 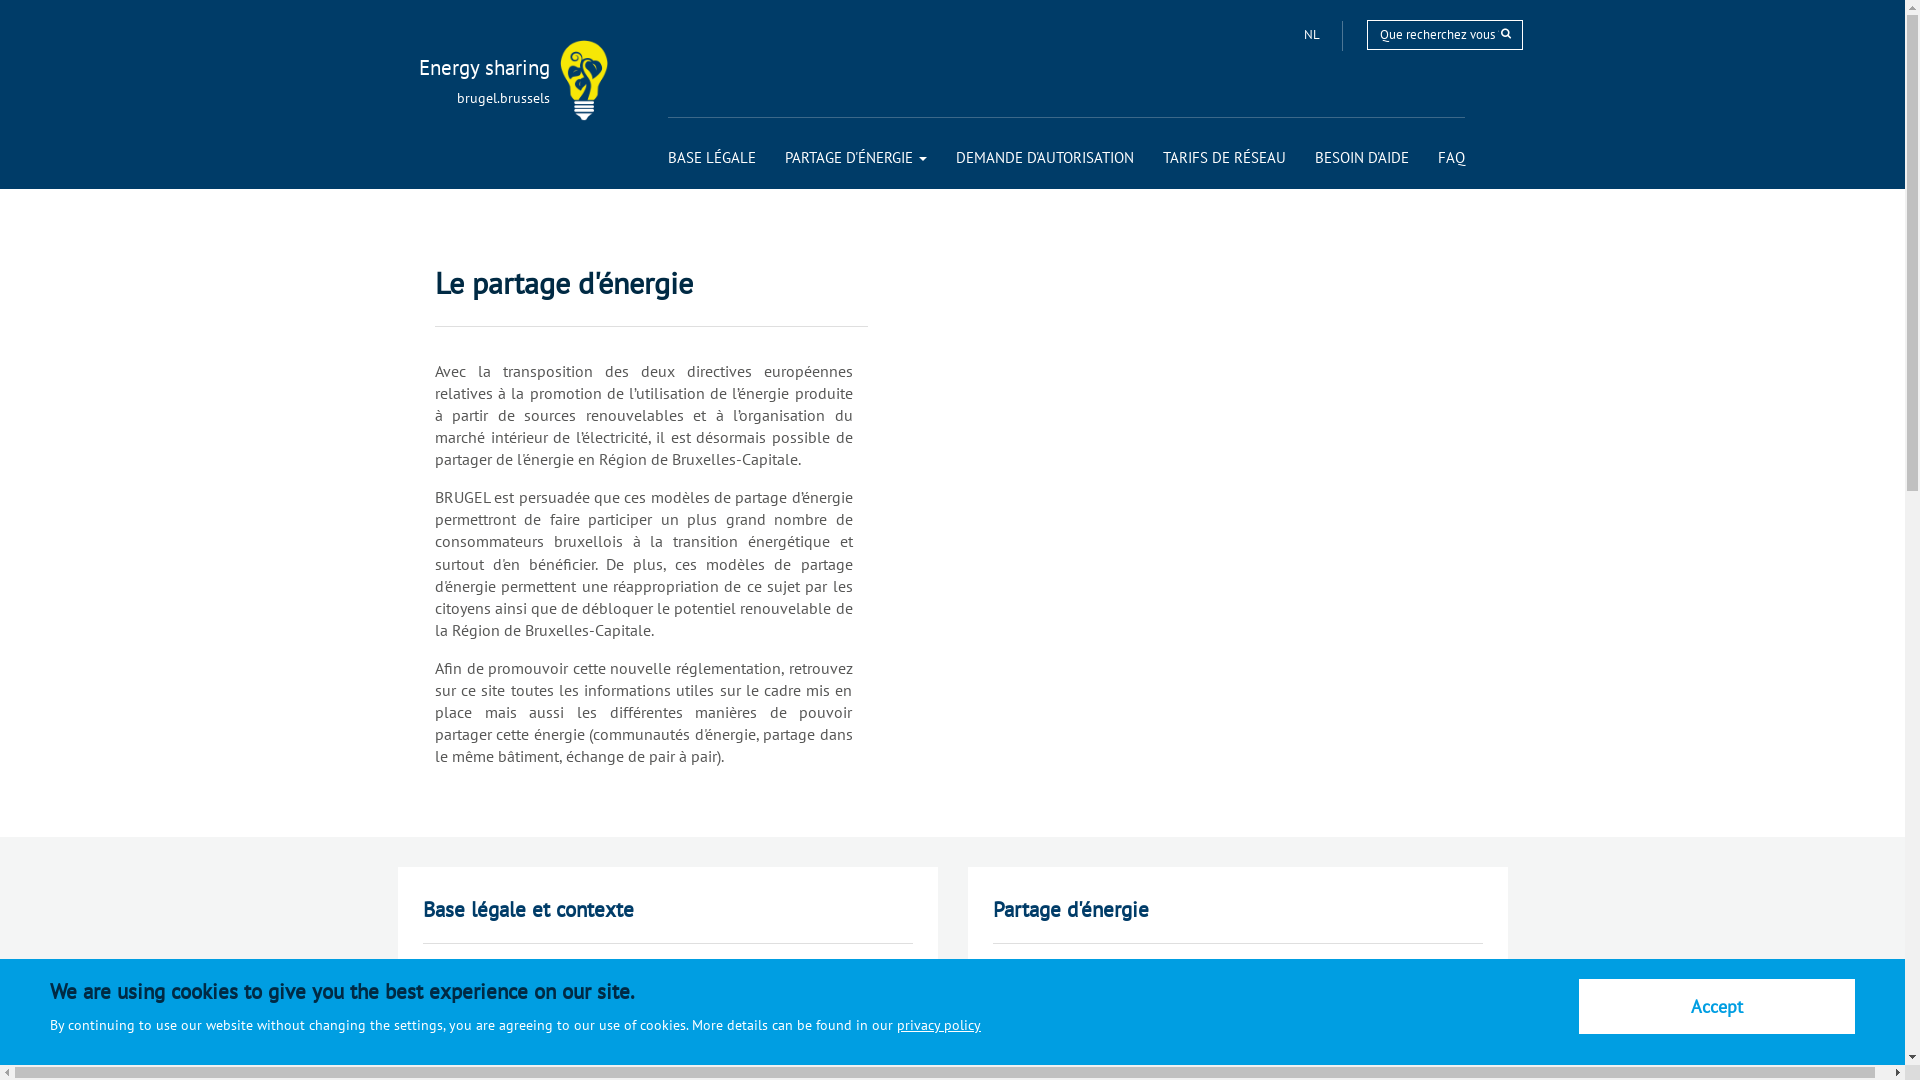 What do you see at coordinates (1360, 156) in the screenshot?
I see `'BESOIN D'AIDE'` at bounding box center [1360, 156].